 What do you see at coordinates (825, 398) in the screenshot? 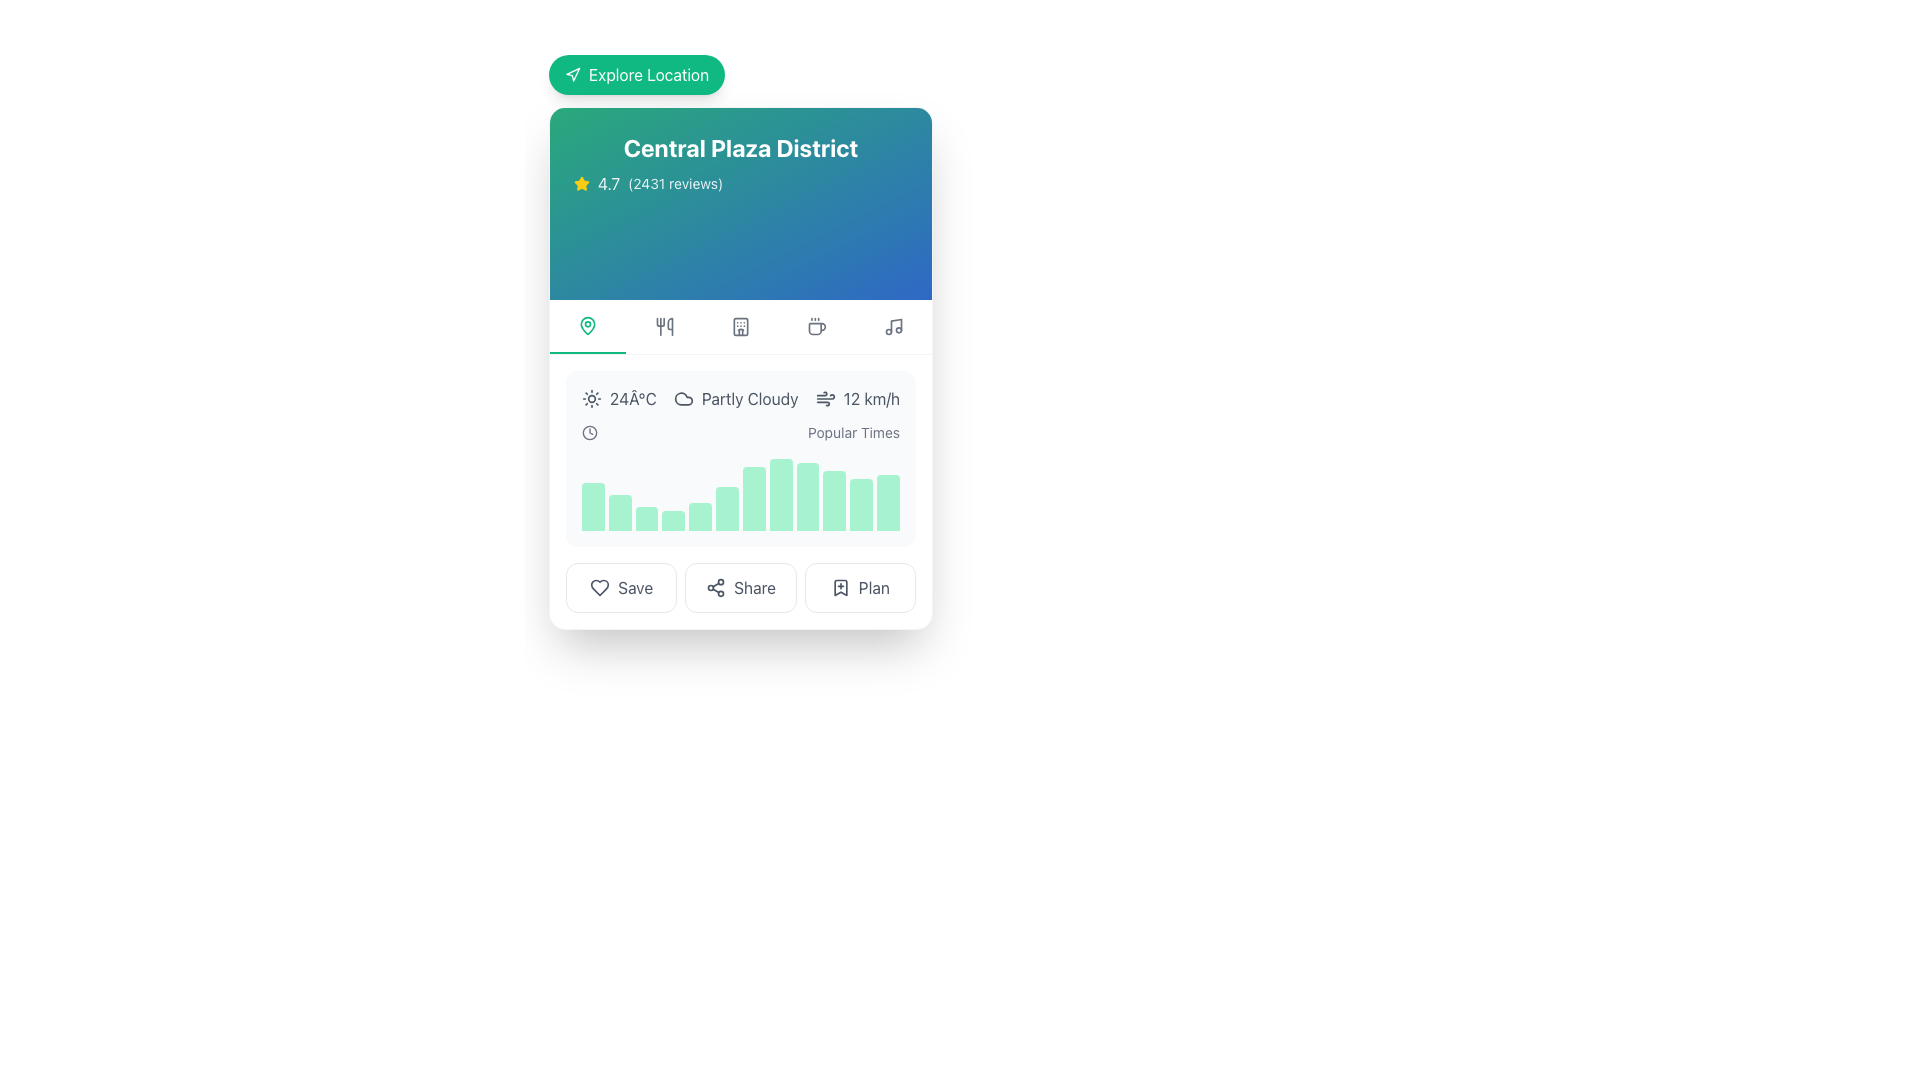
I see `the wind speed icon located` at bounding box center [825, 398].